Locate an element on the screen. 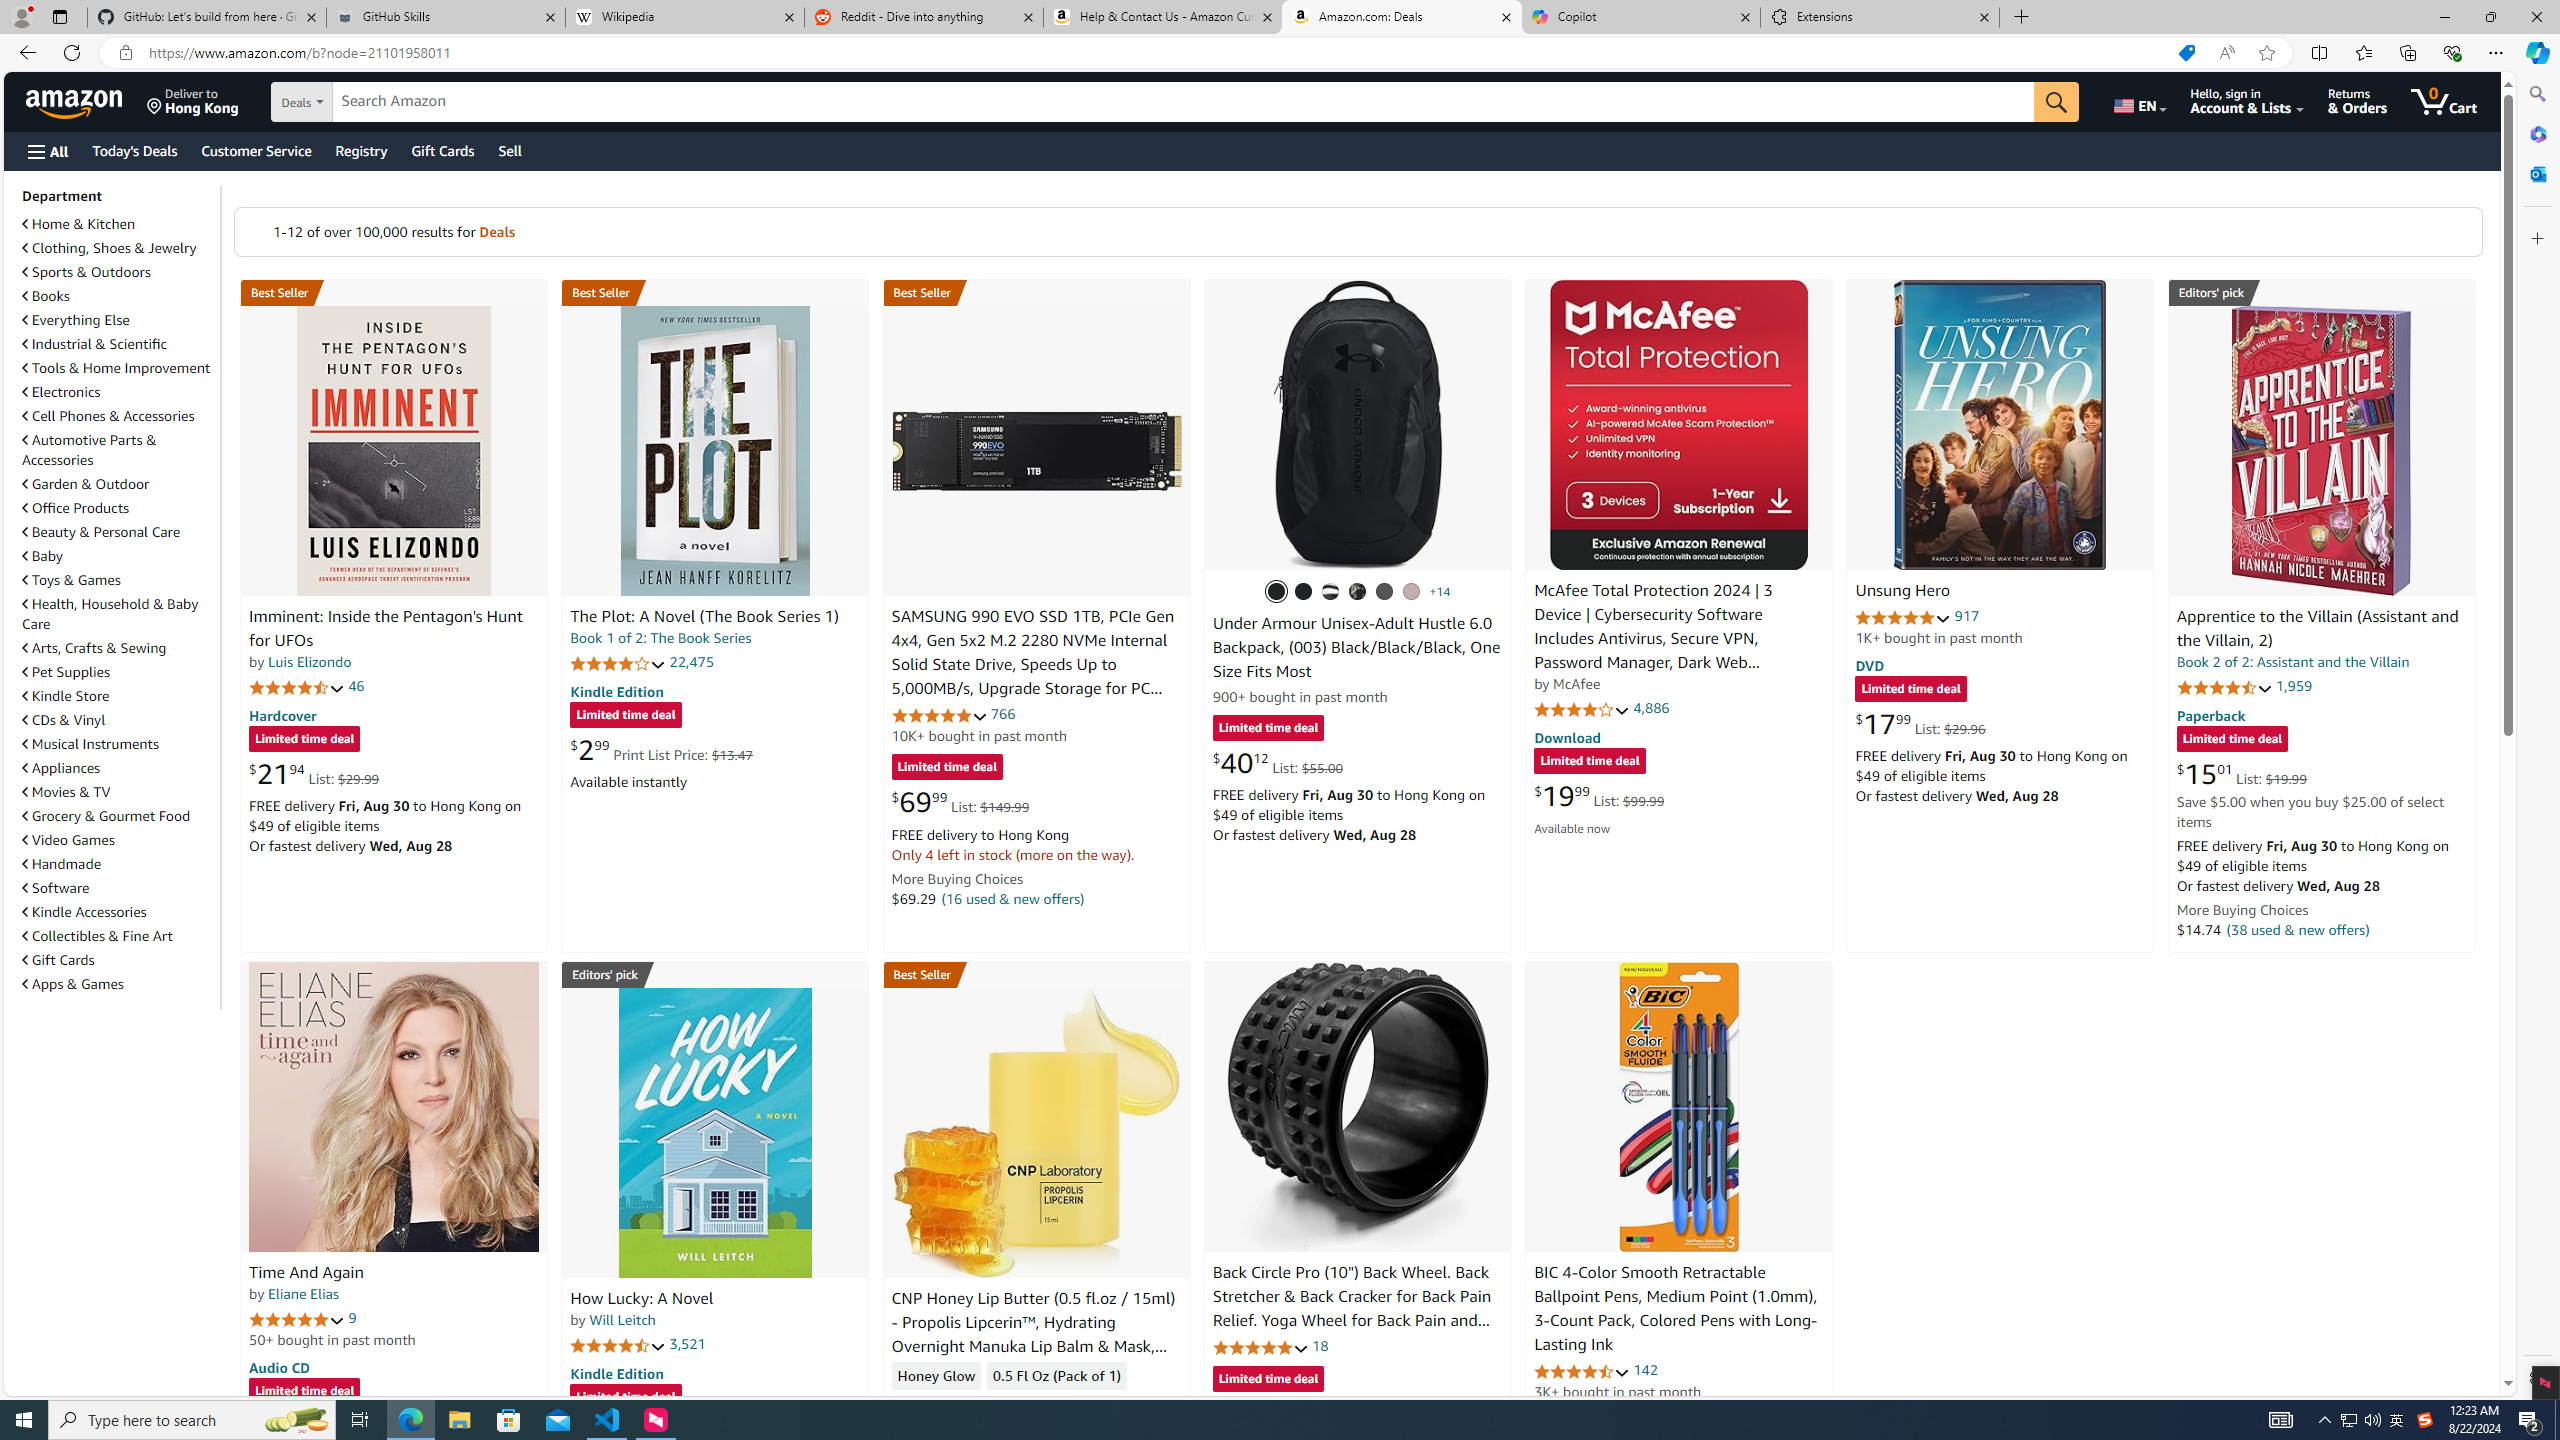 The image size is (2560, 1440). 'Collectibles & Fine Art' is located at coordinates (118, 935).